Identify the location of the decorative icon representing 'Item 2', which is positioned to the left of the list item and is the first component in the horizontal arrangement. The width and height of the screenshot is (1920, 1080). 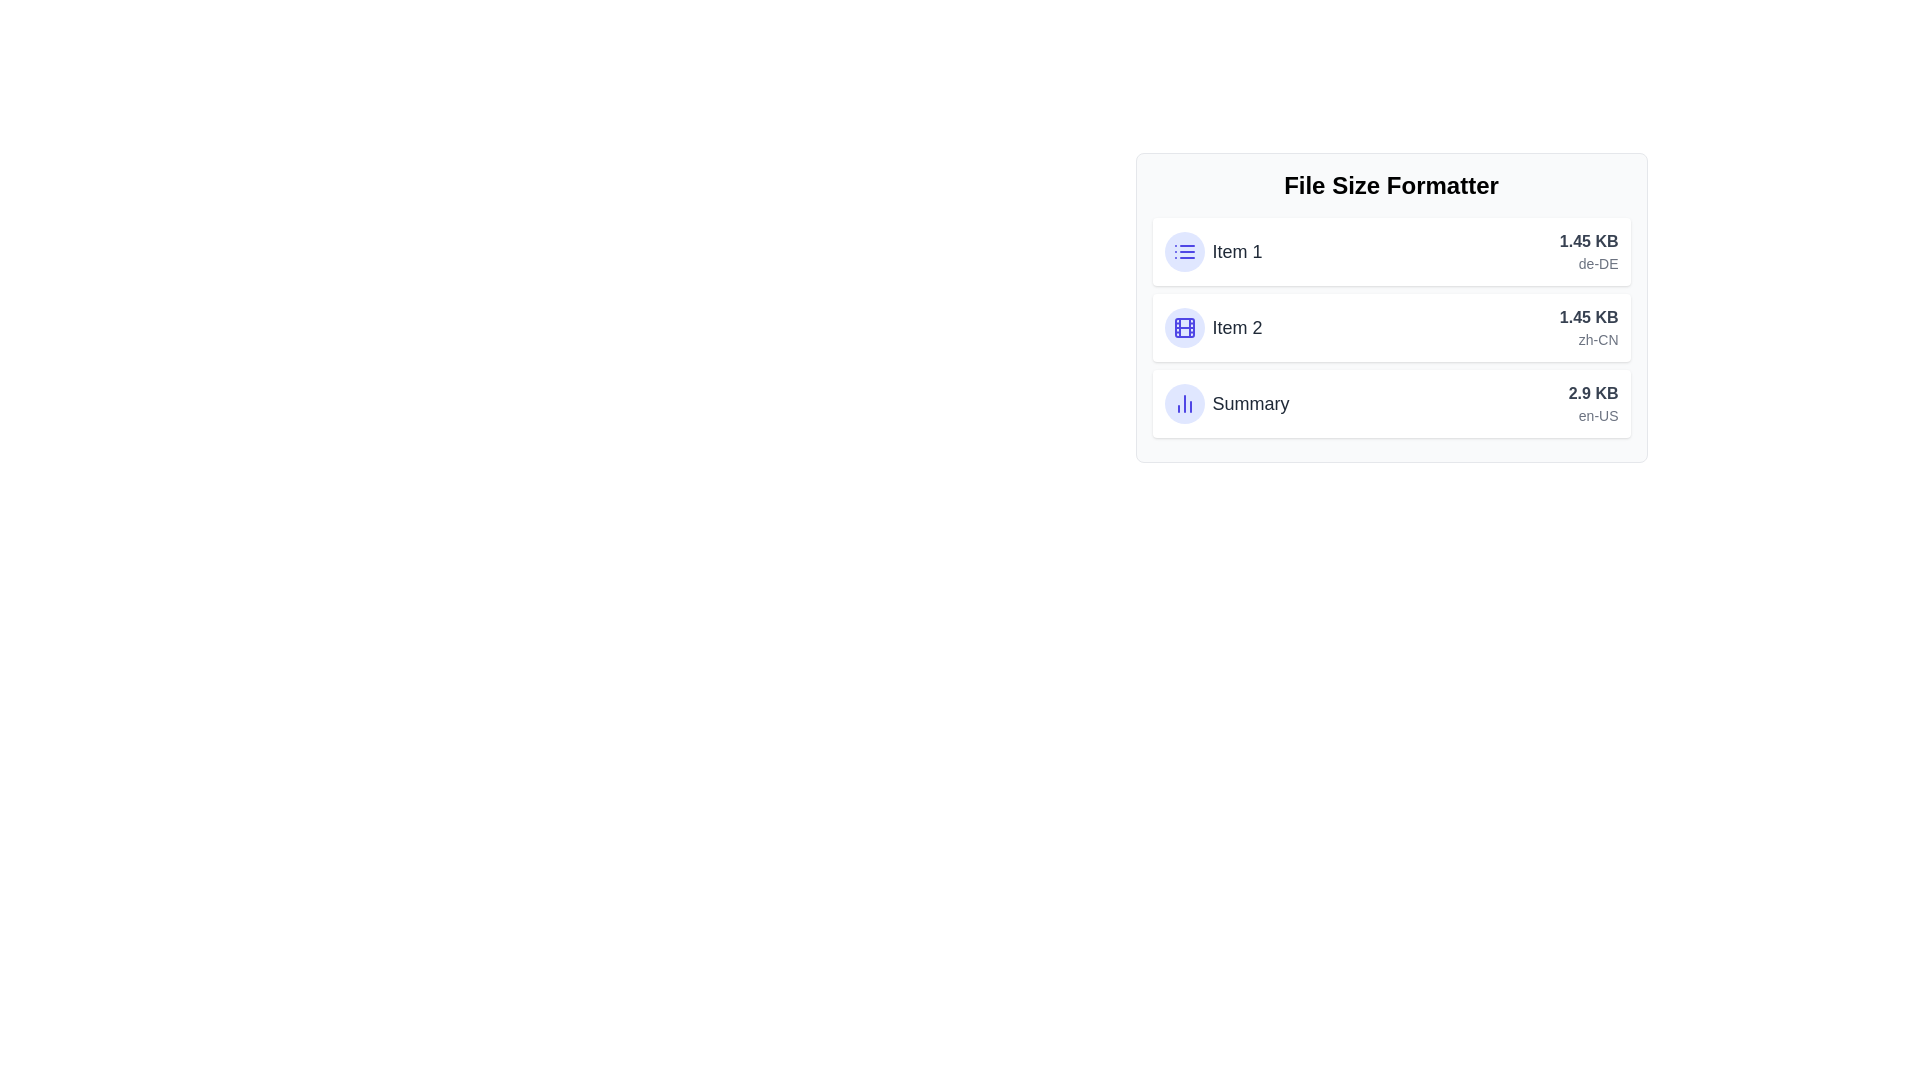
(1184, 326).